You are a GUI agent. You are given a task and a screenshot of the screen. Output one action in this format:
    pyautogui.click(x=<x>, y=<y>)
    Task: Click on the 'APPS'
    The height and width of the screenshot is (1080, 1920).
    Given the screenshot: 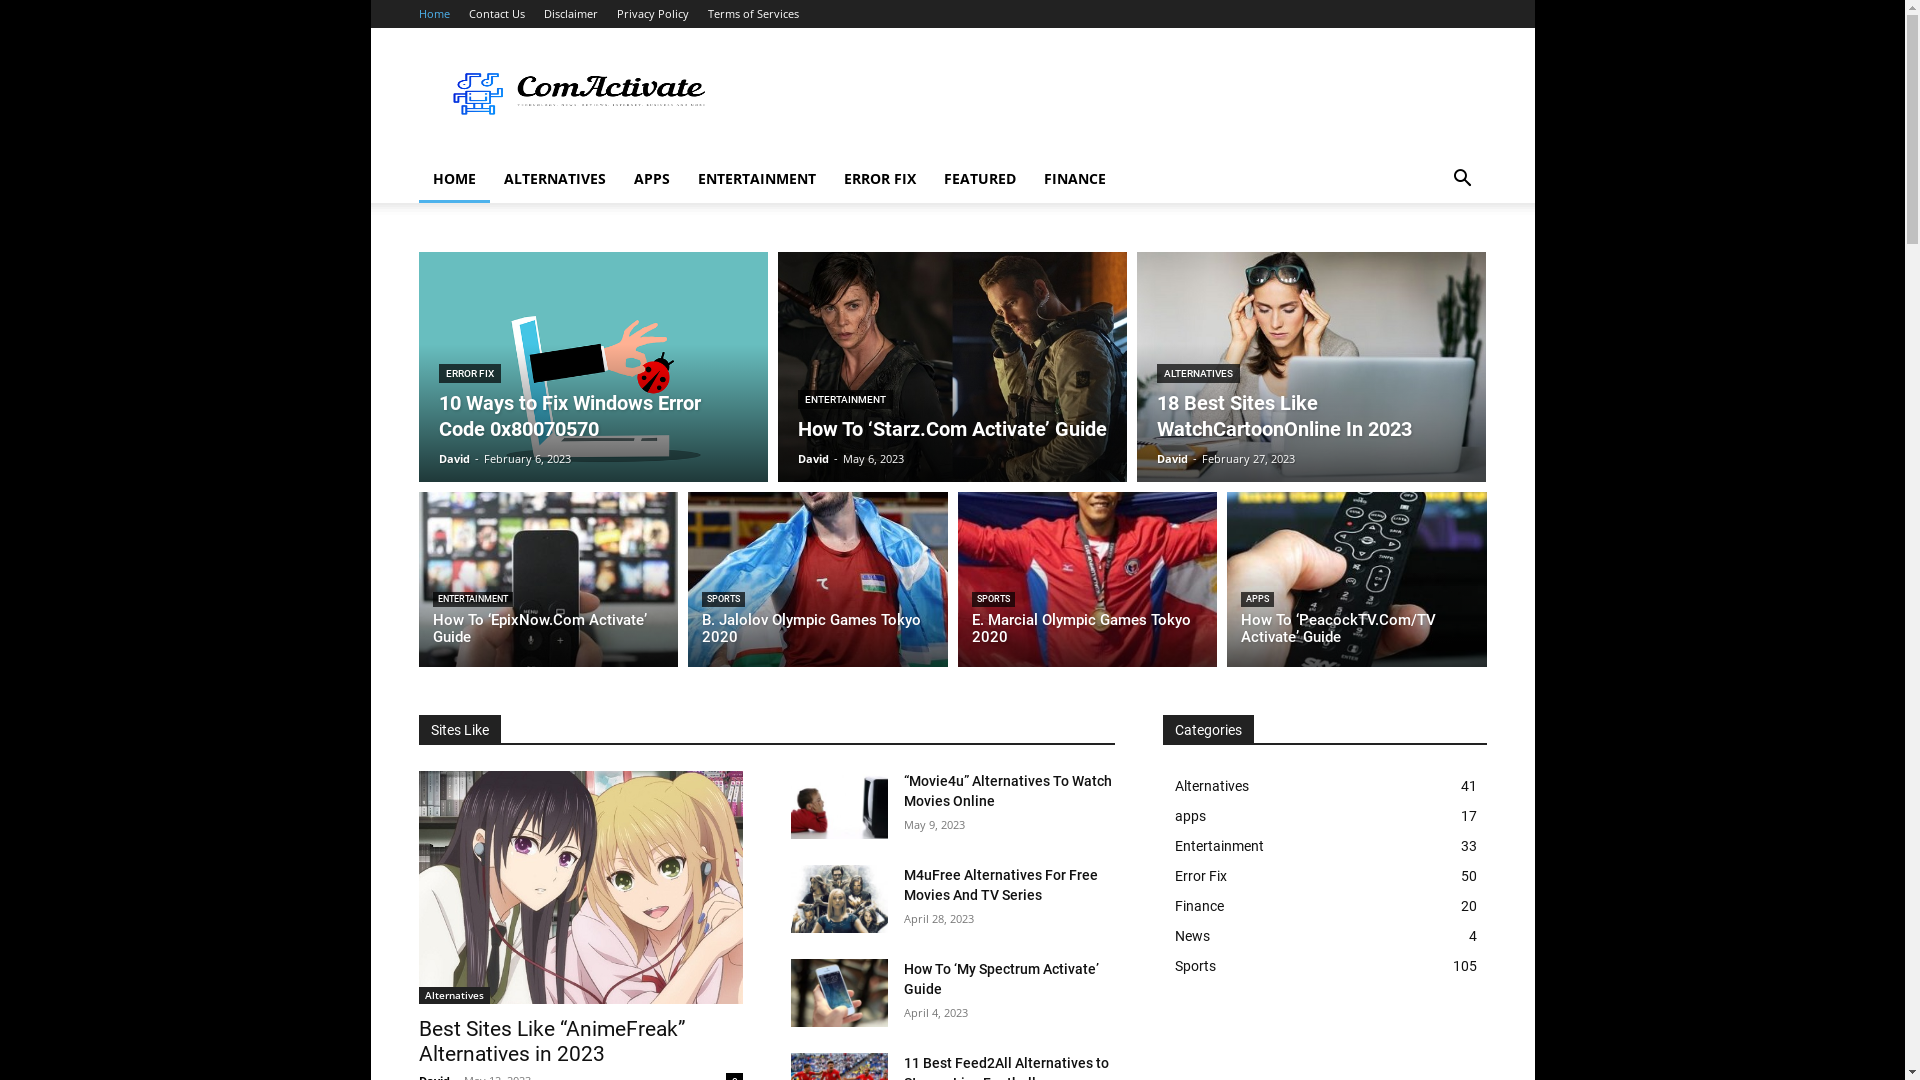 What is the action you would take?
    pyautogui.click(x=652, y=177)
    